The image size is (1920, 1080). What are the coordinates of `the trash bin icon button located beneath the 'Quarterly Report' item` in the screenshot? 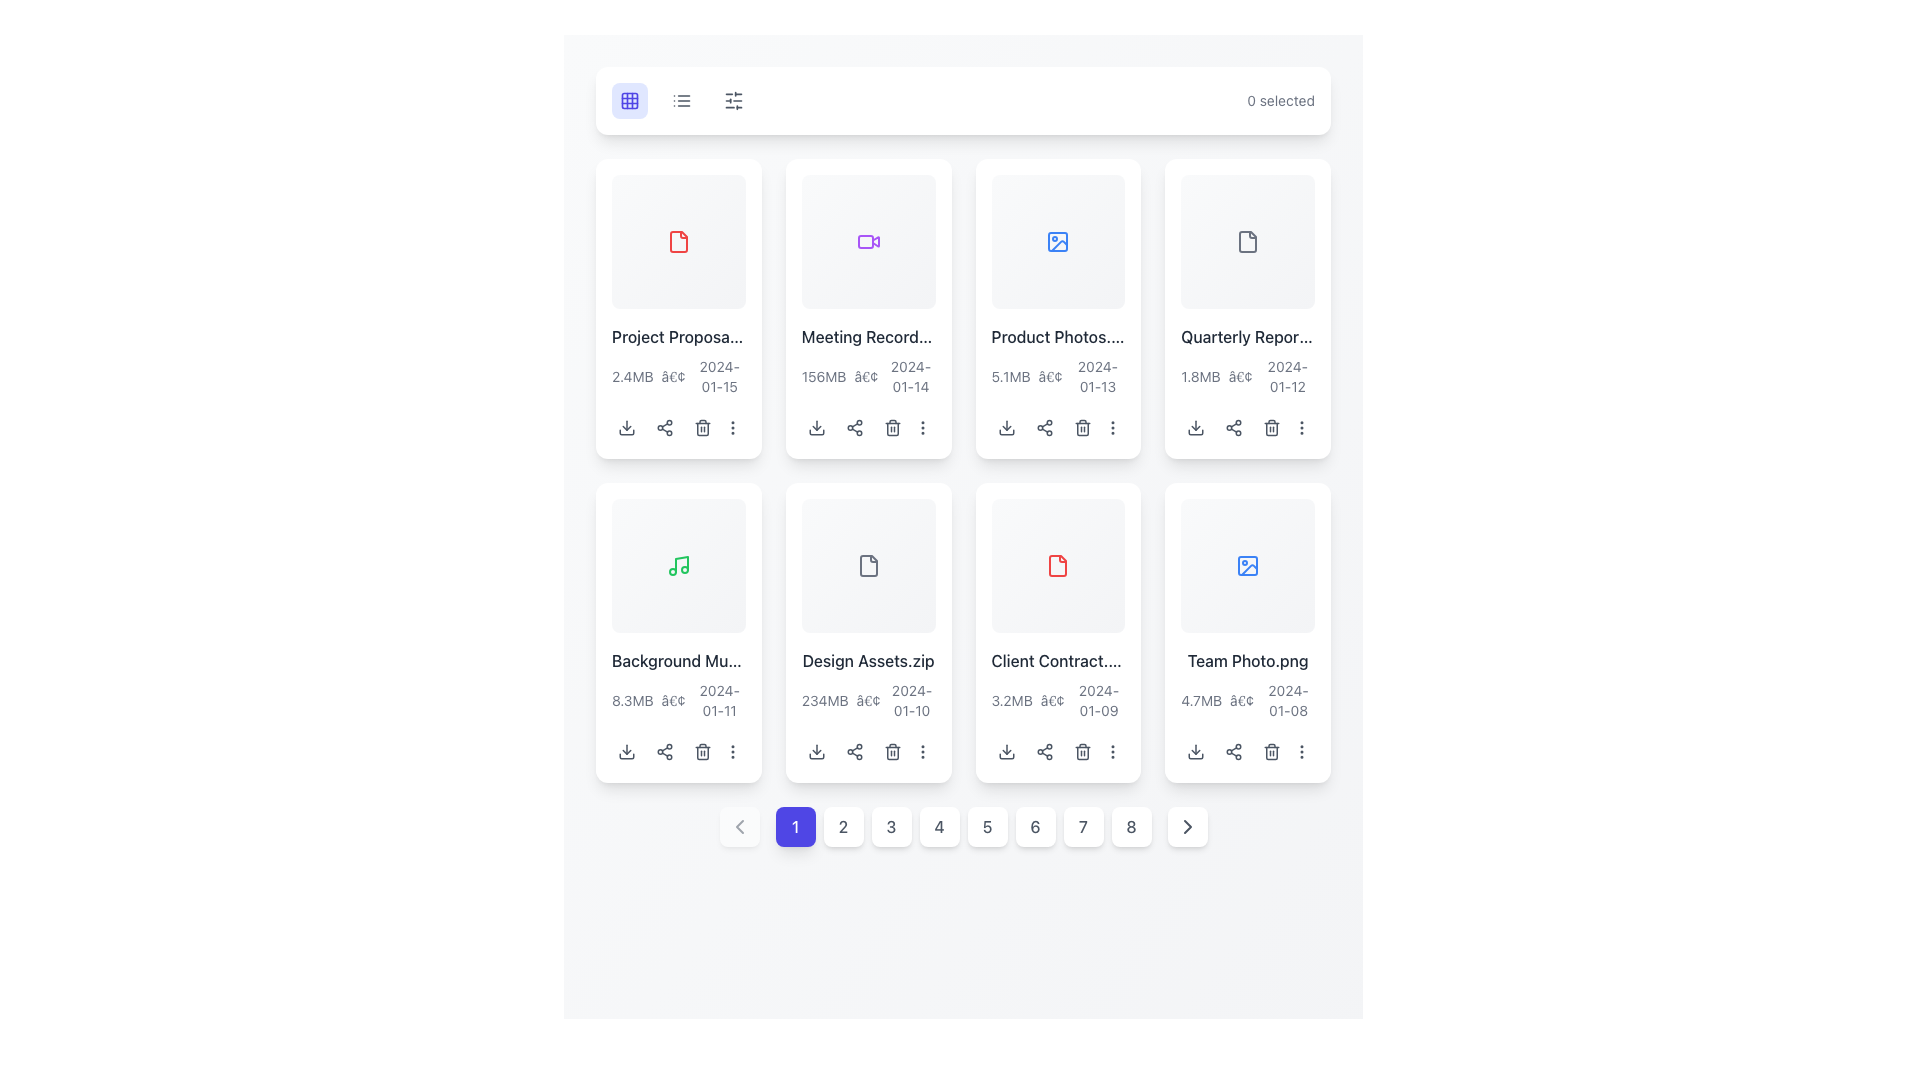 It's located at (1271, 426).